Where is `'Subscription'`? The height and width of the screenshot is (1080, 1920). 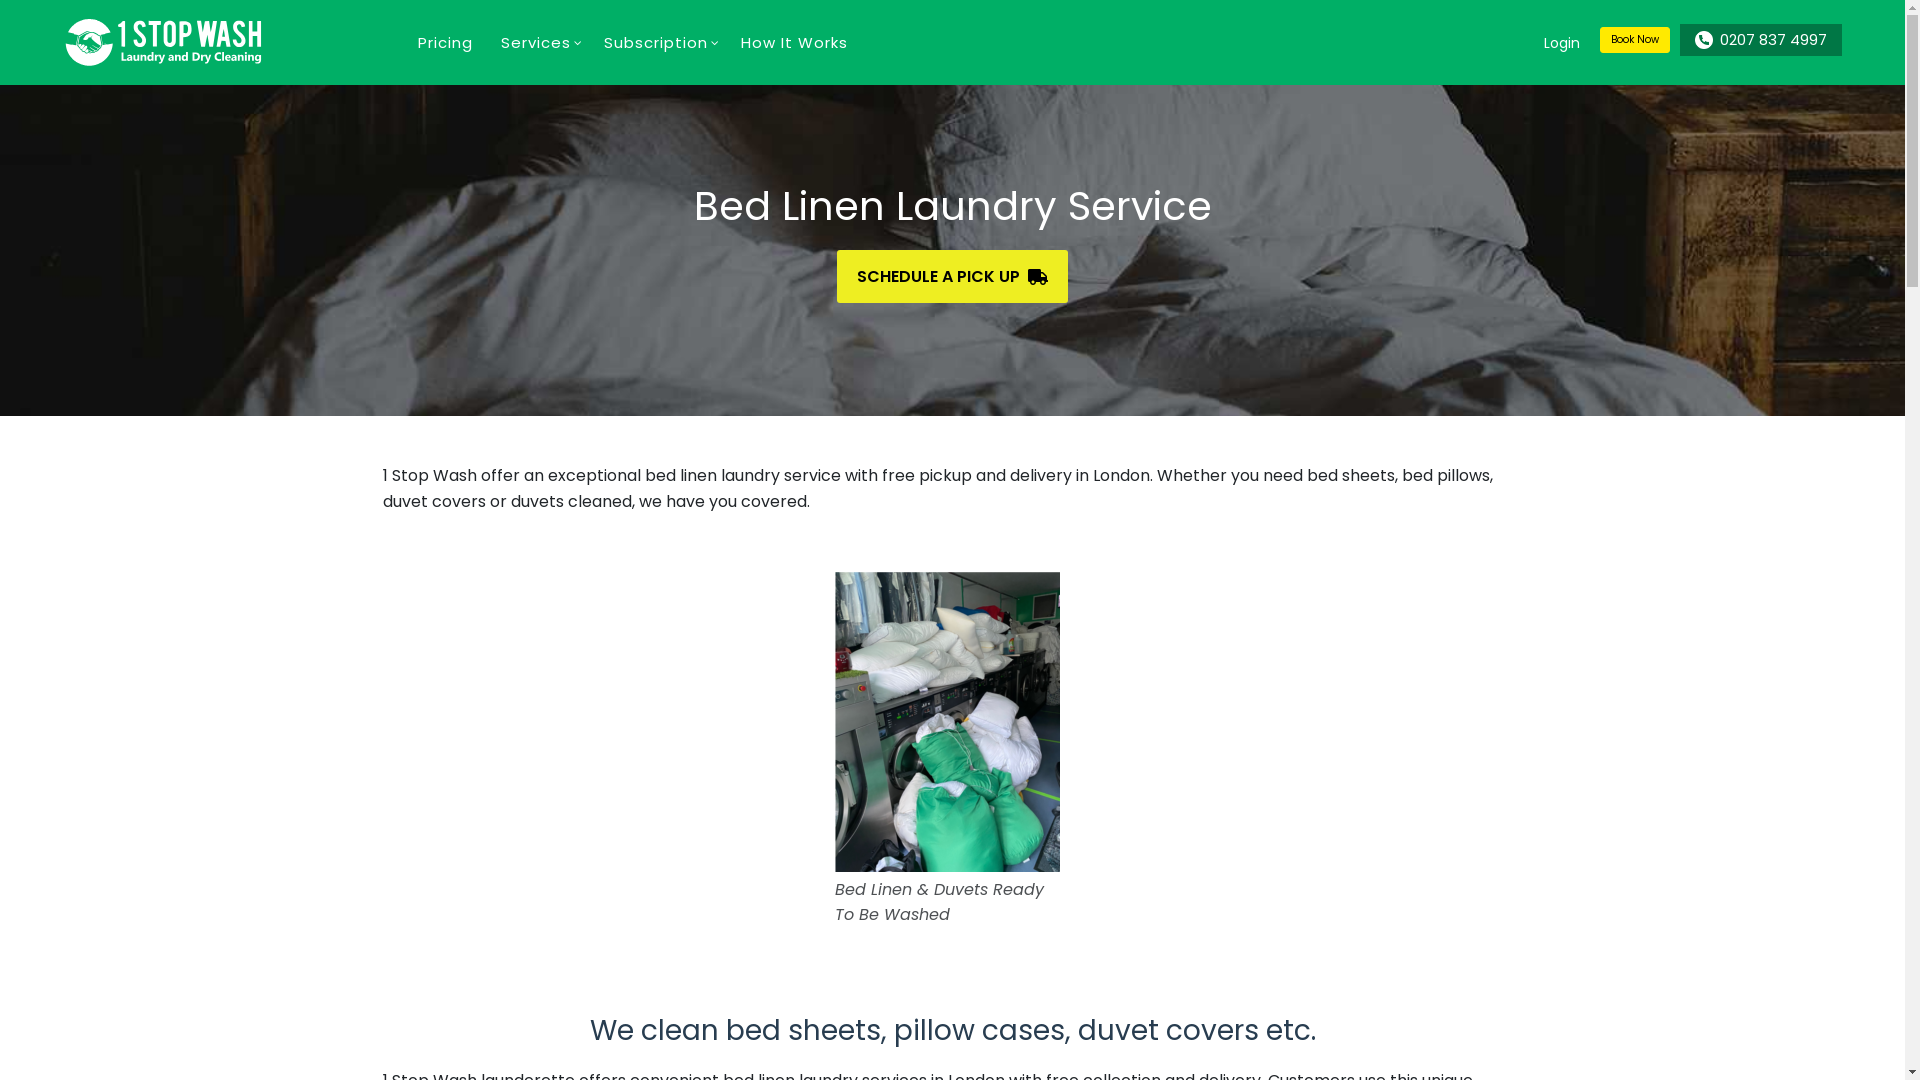
'Subscription' is located at coordinates (656, 42).